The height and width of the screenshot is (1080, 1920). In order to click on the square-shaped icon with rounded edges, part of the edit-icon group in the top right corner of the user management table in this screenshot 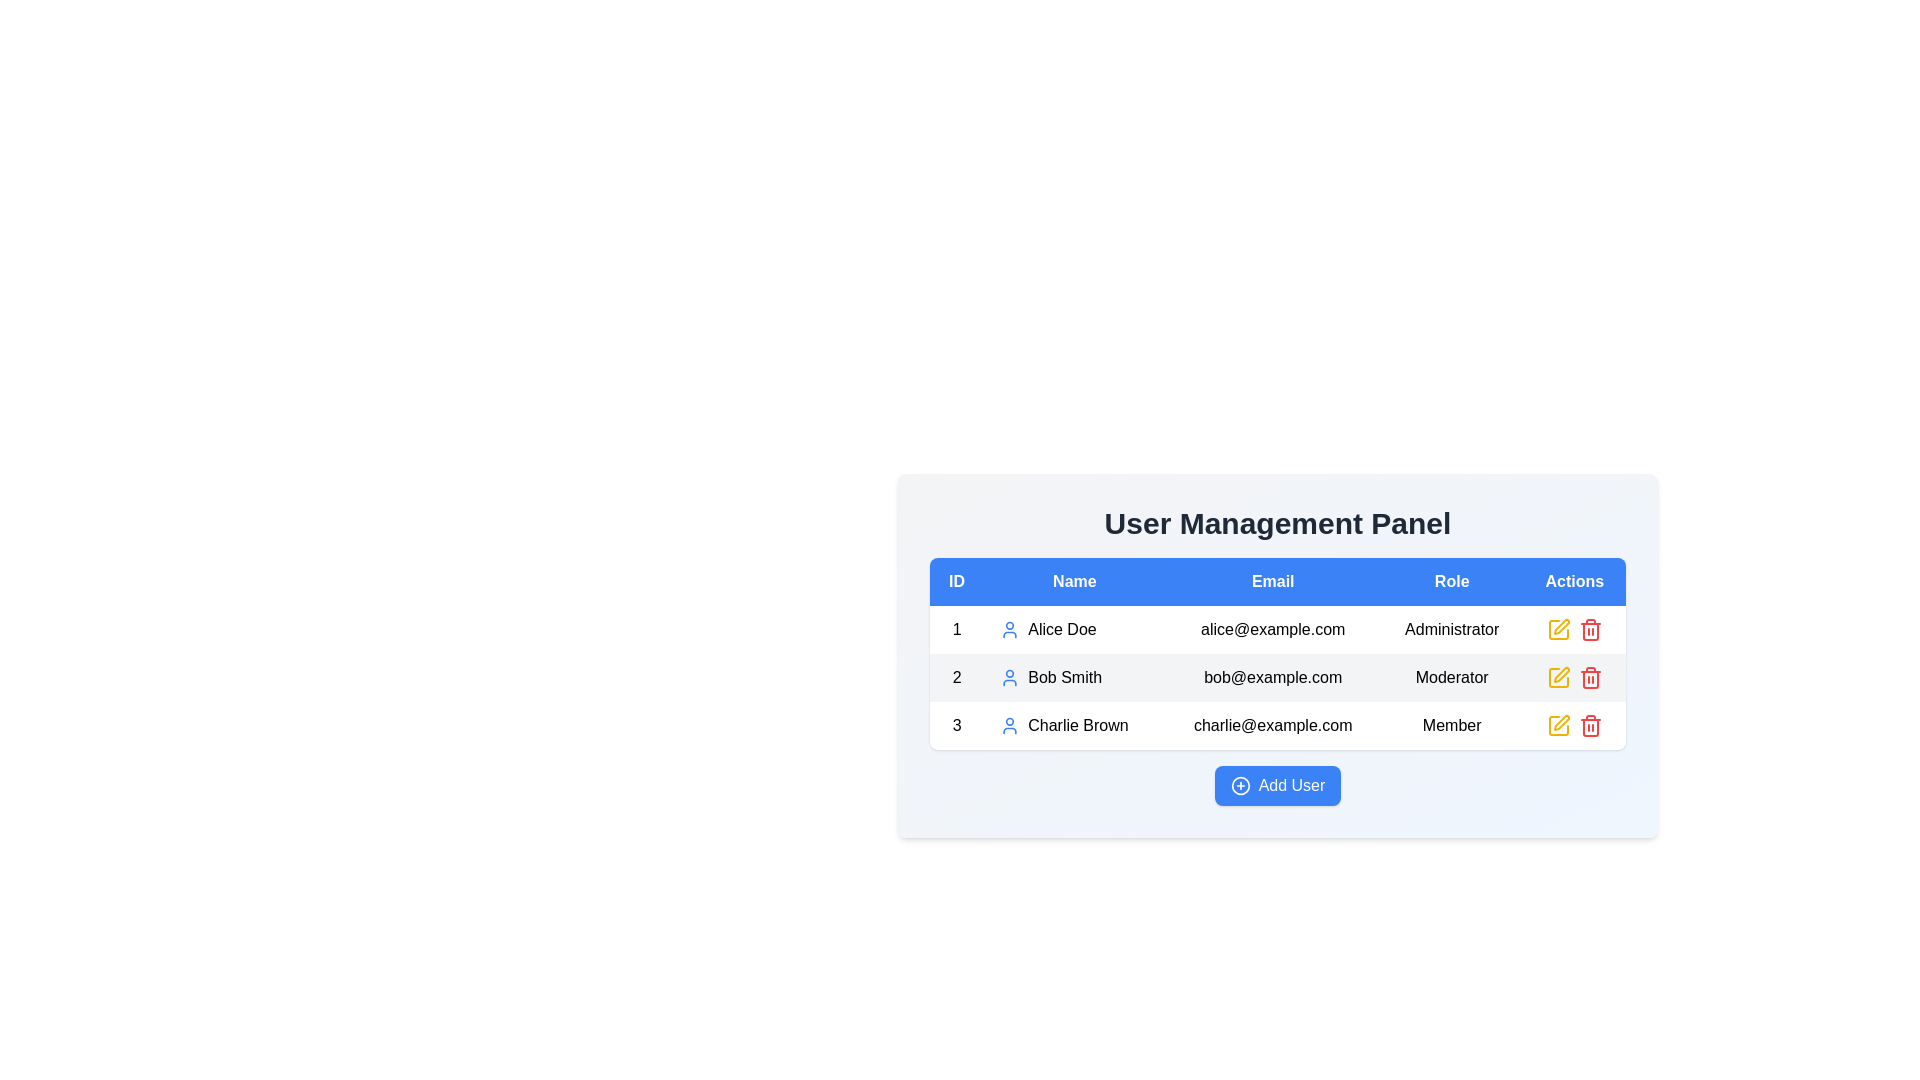, I will do `click(1557, 628)`.